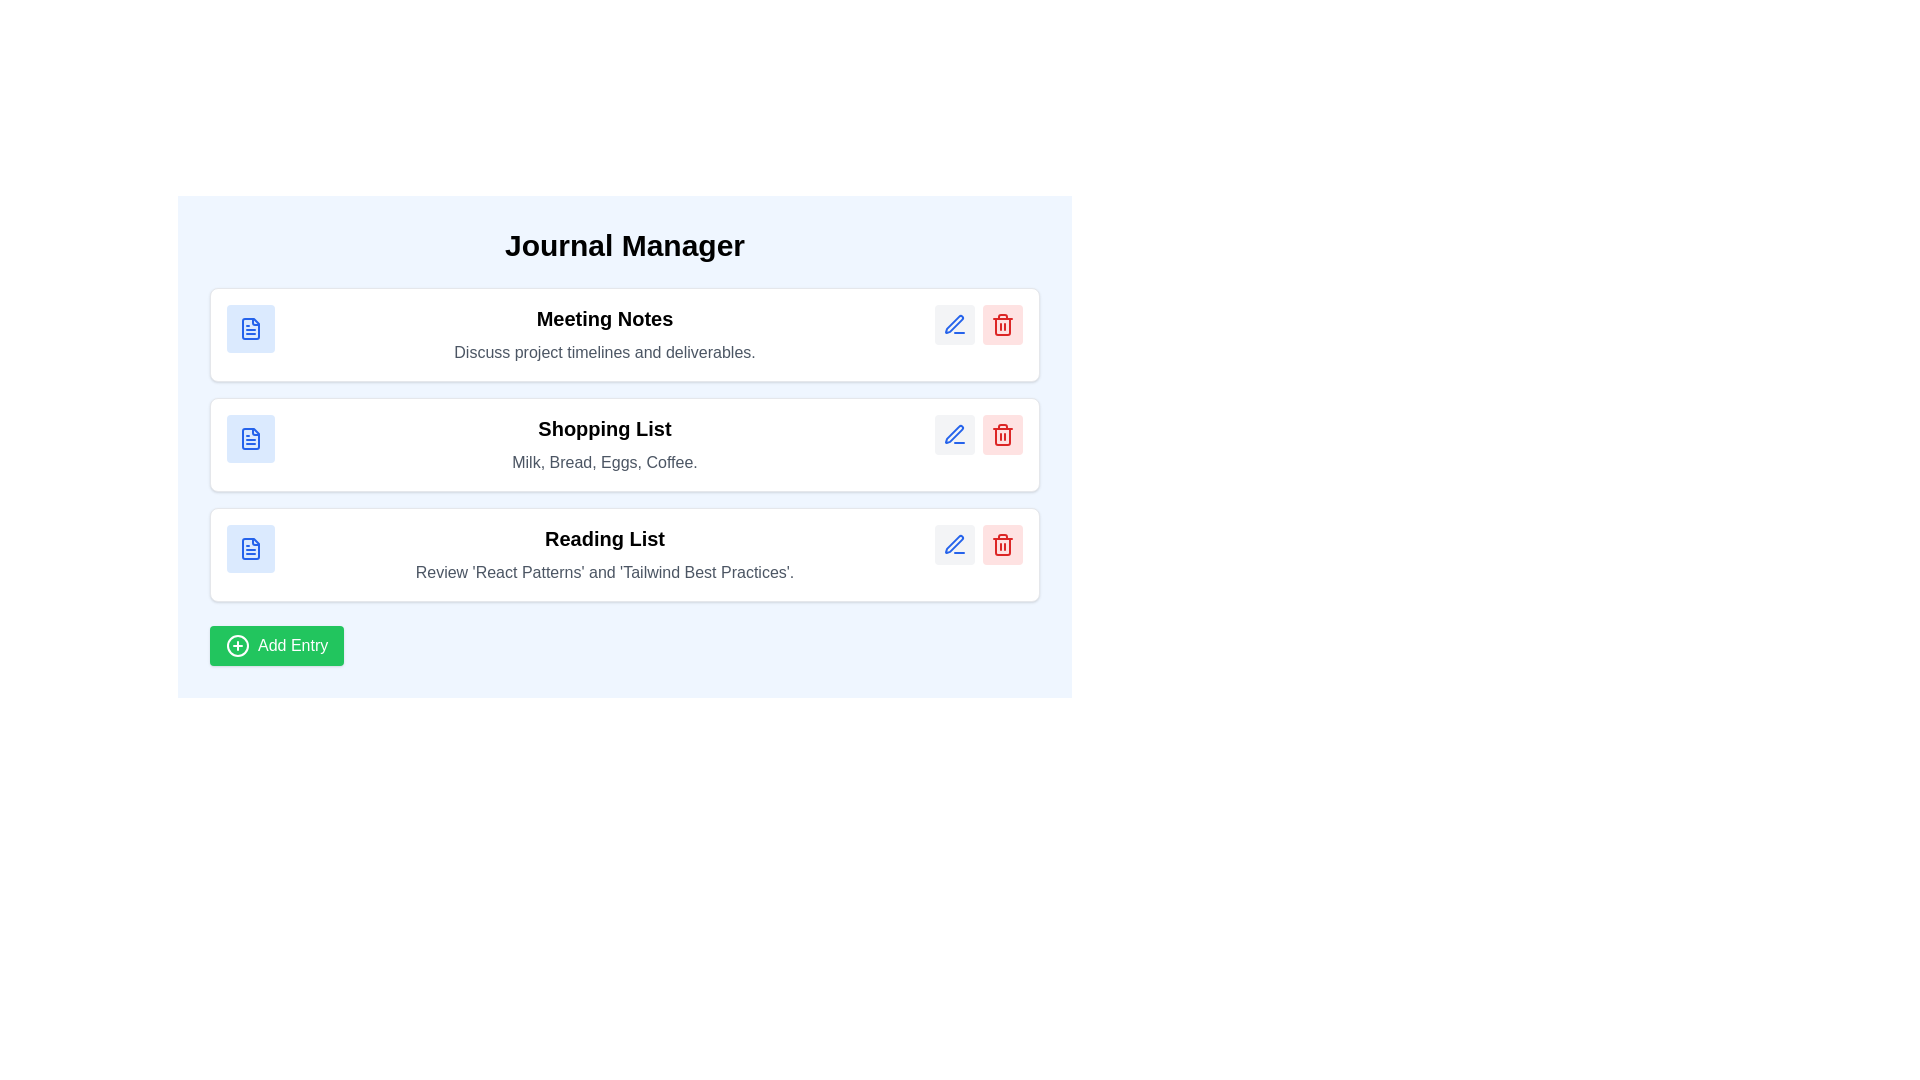  Describe the element at coordinates (603, 538) in the screenshot. I see `the Label or Text Header located in the third list item under the 'Journal Manager' section, which serves as a title for the entry` at that location.